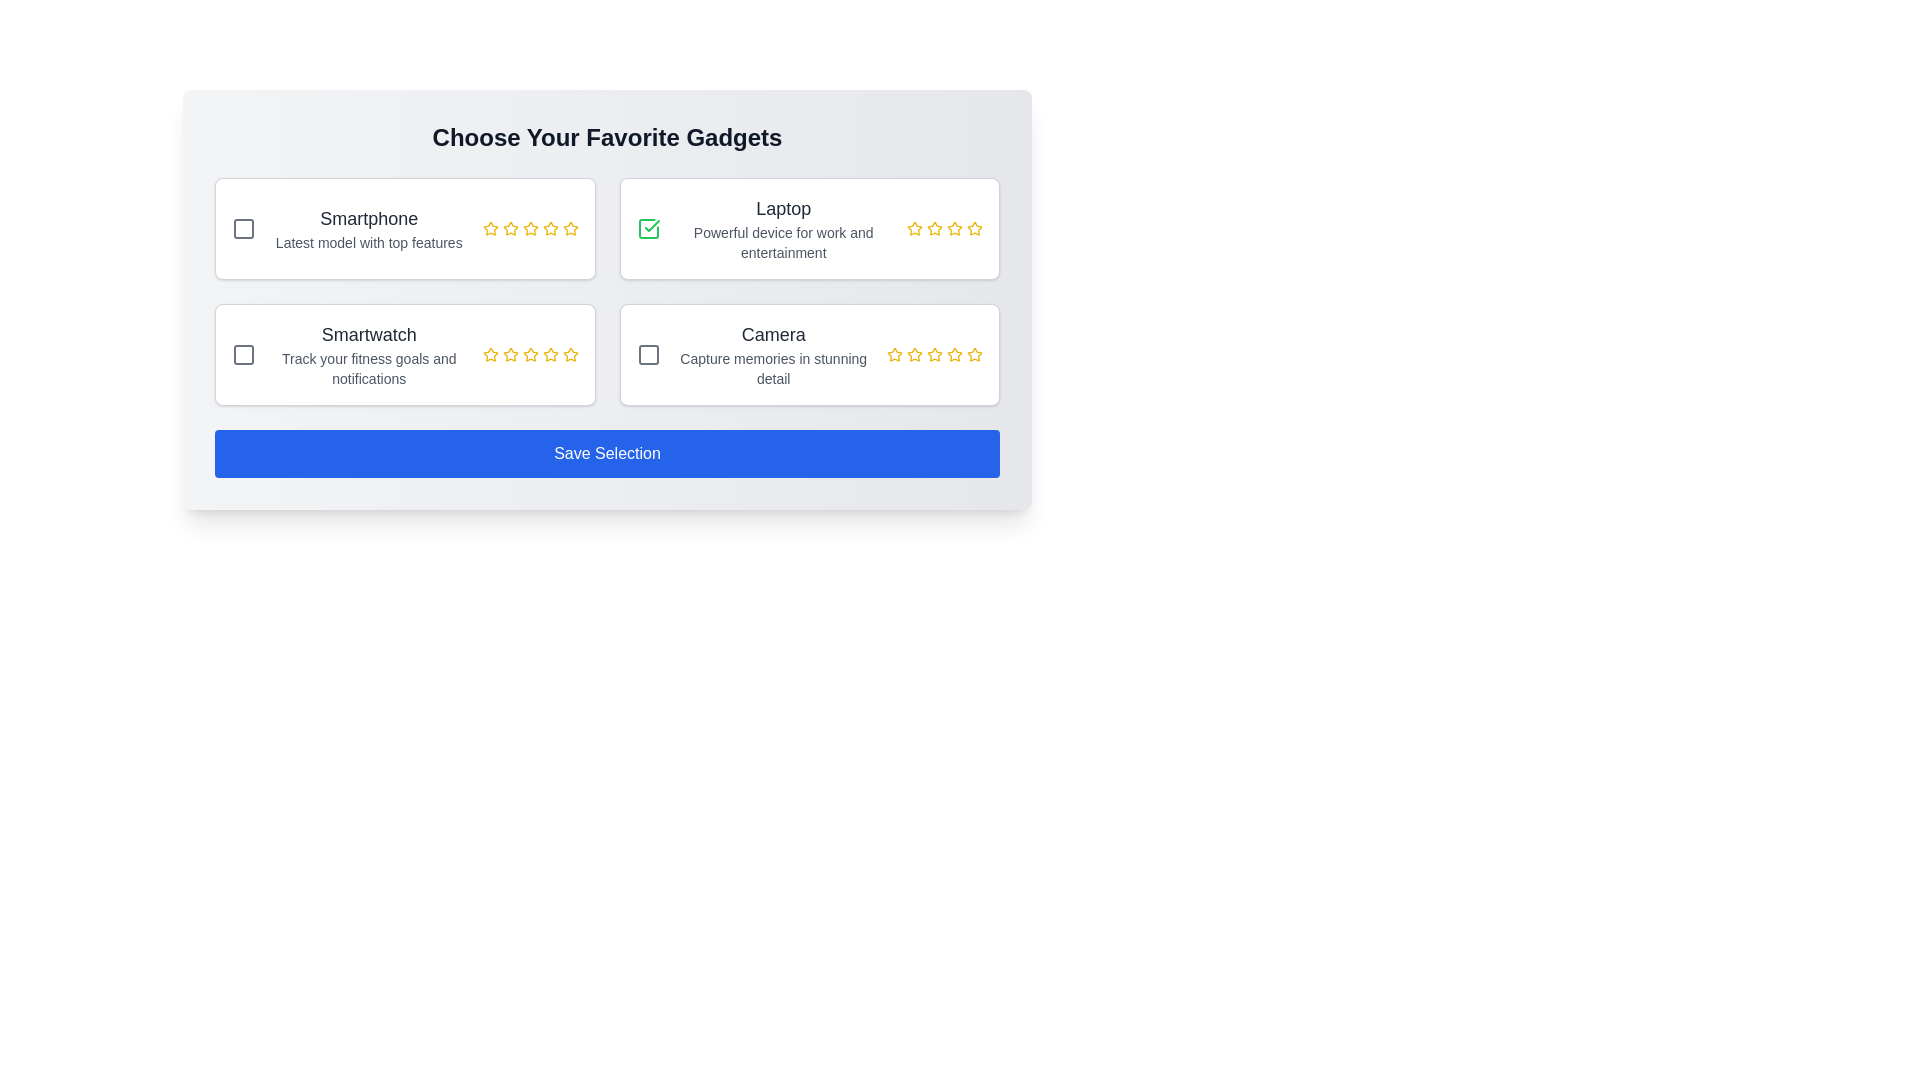  What do you see at coordinates (490, 353) in the screenshot?
I see `the third golden-yellow filled star in the 'Smartwatch' rating section` at bounding box center [490, 353].